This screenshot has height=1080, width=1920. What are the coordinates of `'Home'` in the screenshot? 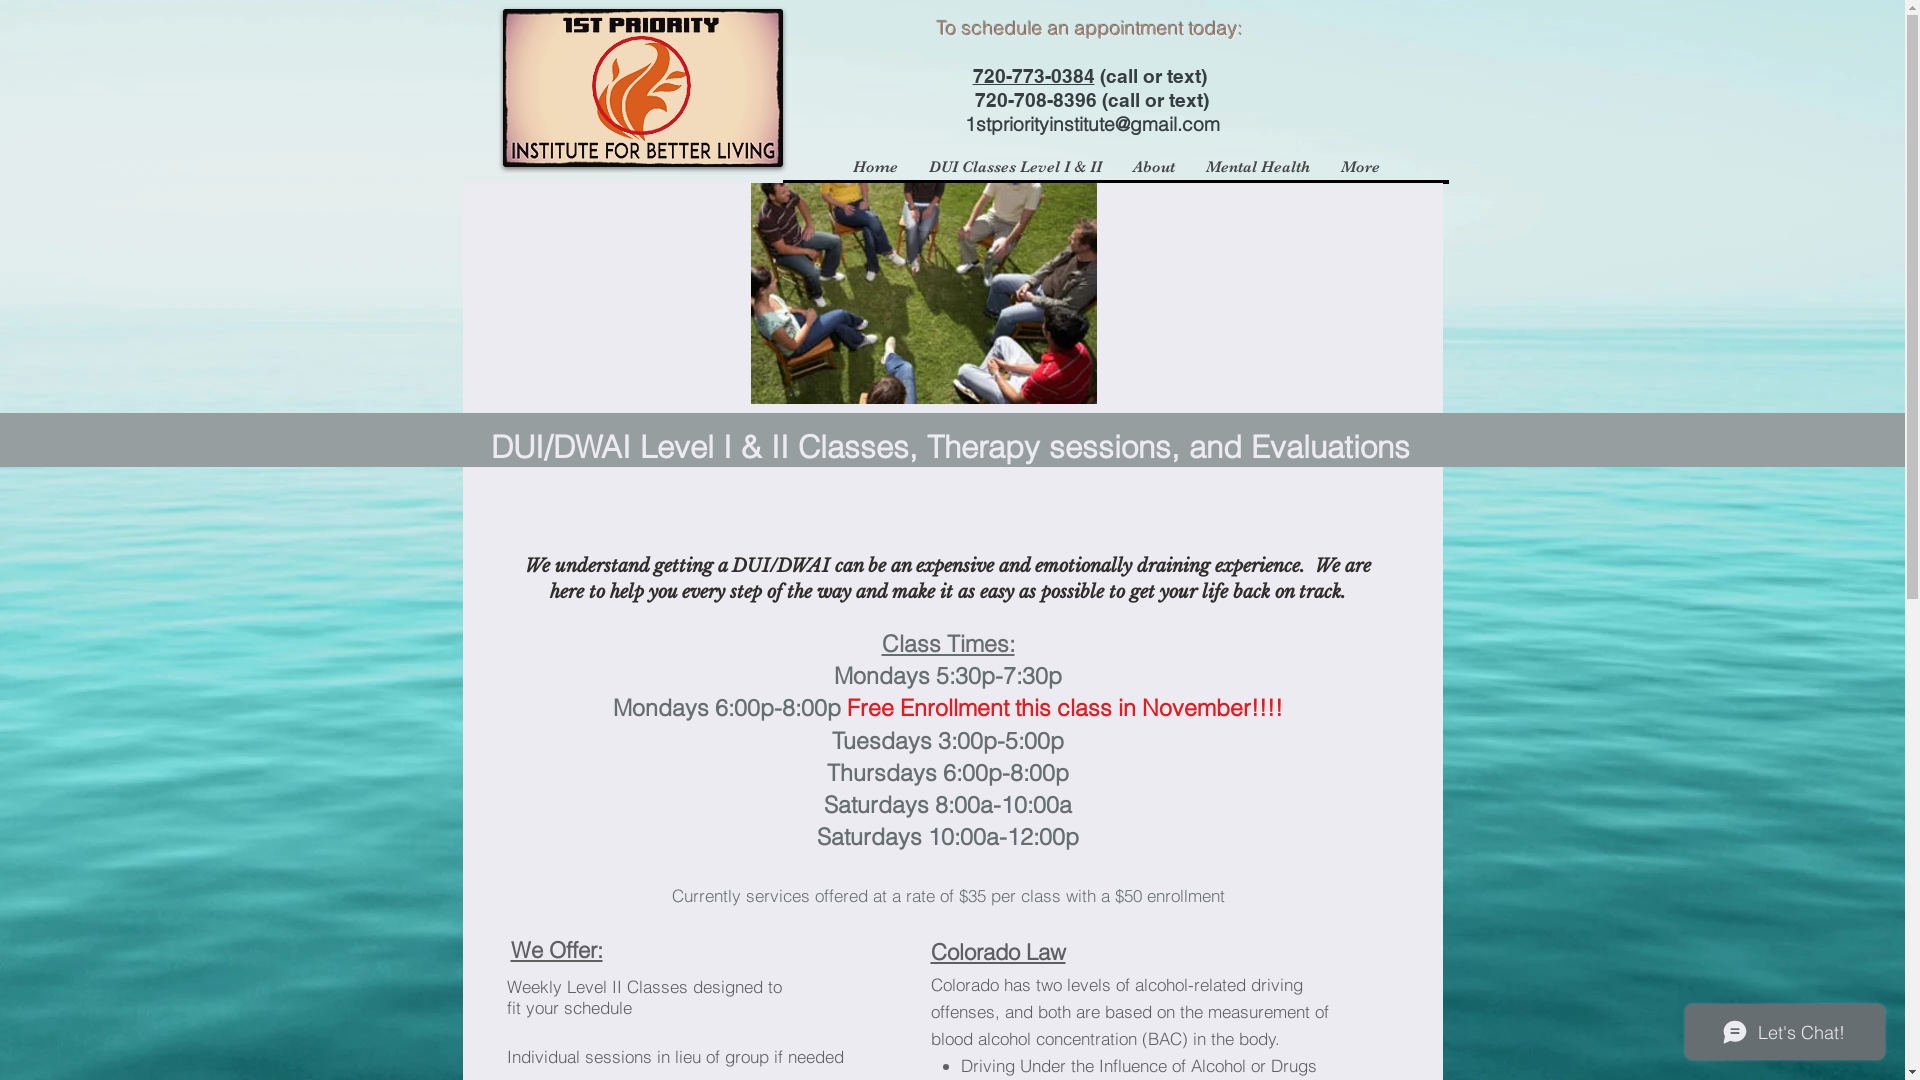 It's located at (873, 165).